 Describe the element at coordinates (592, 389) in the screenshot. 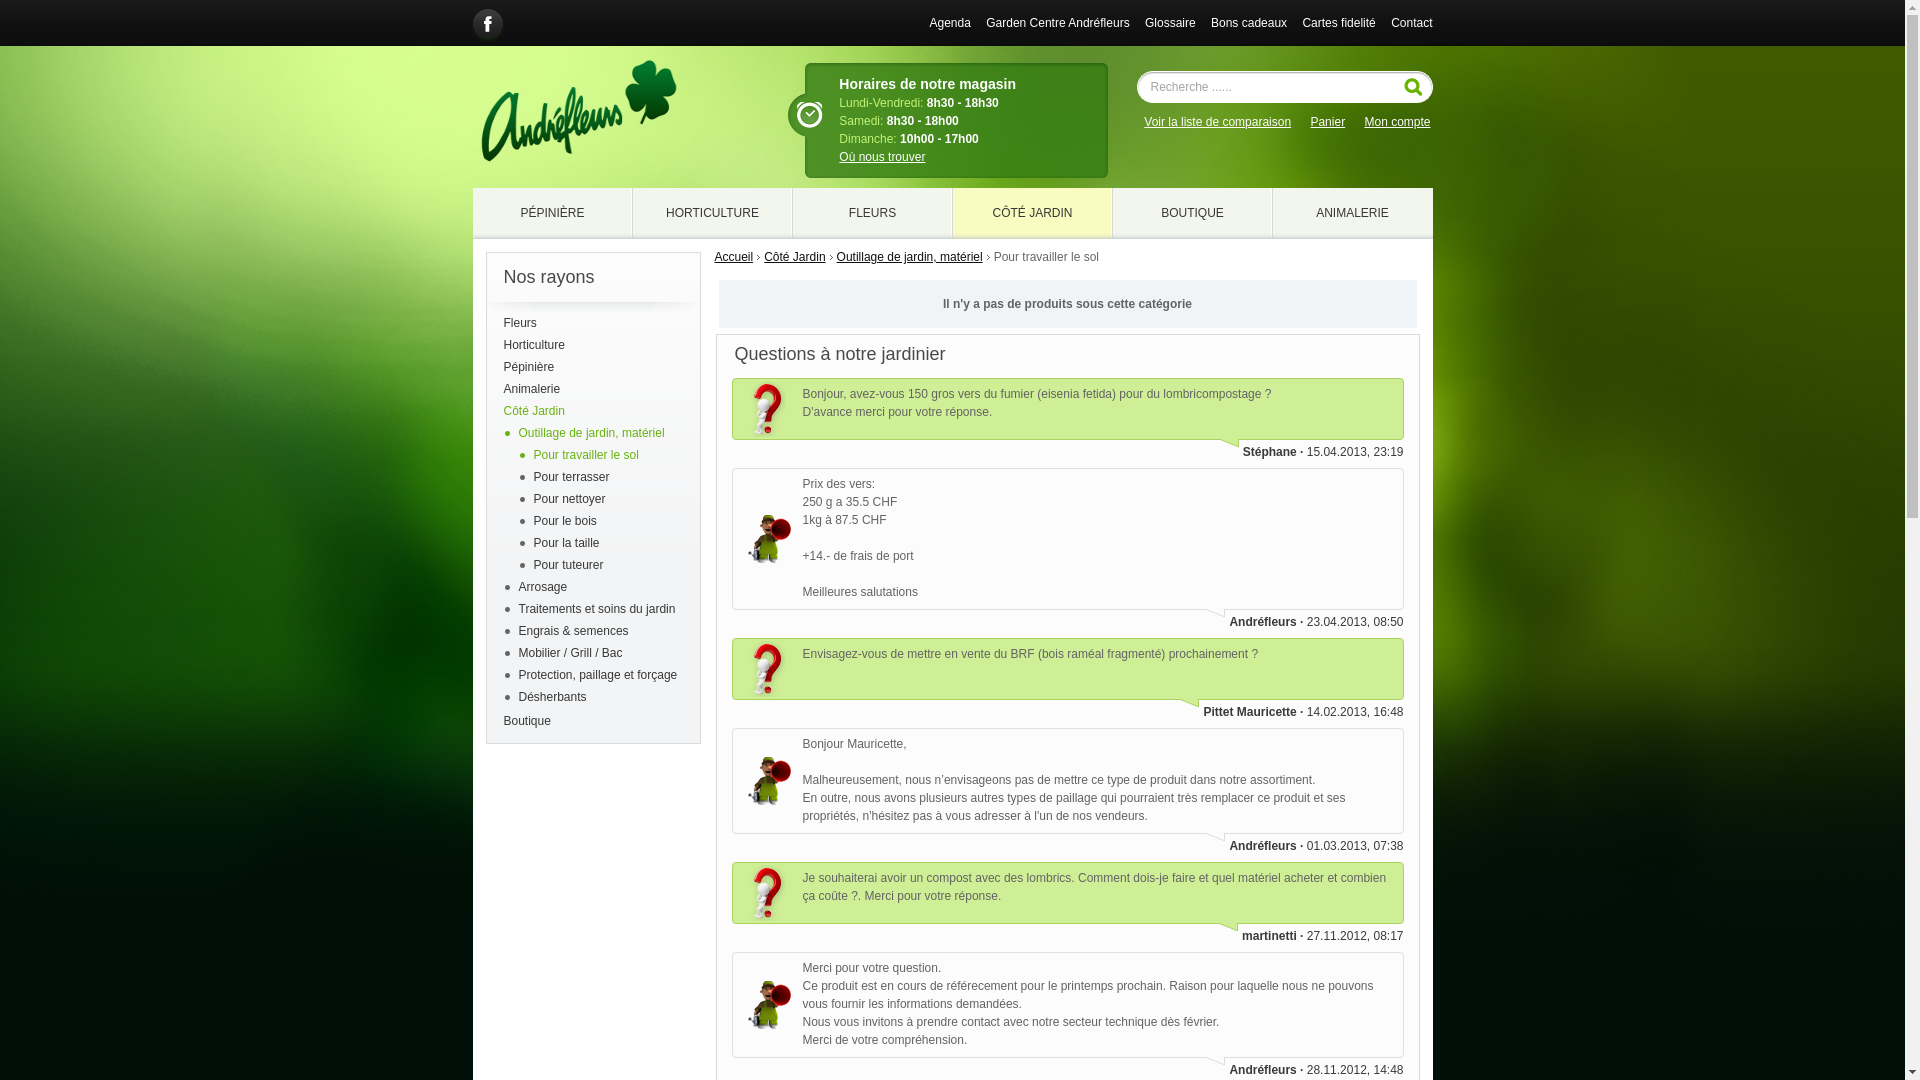

I see `'Animalerie'` at that location.